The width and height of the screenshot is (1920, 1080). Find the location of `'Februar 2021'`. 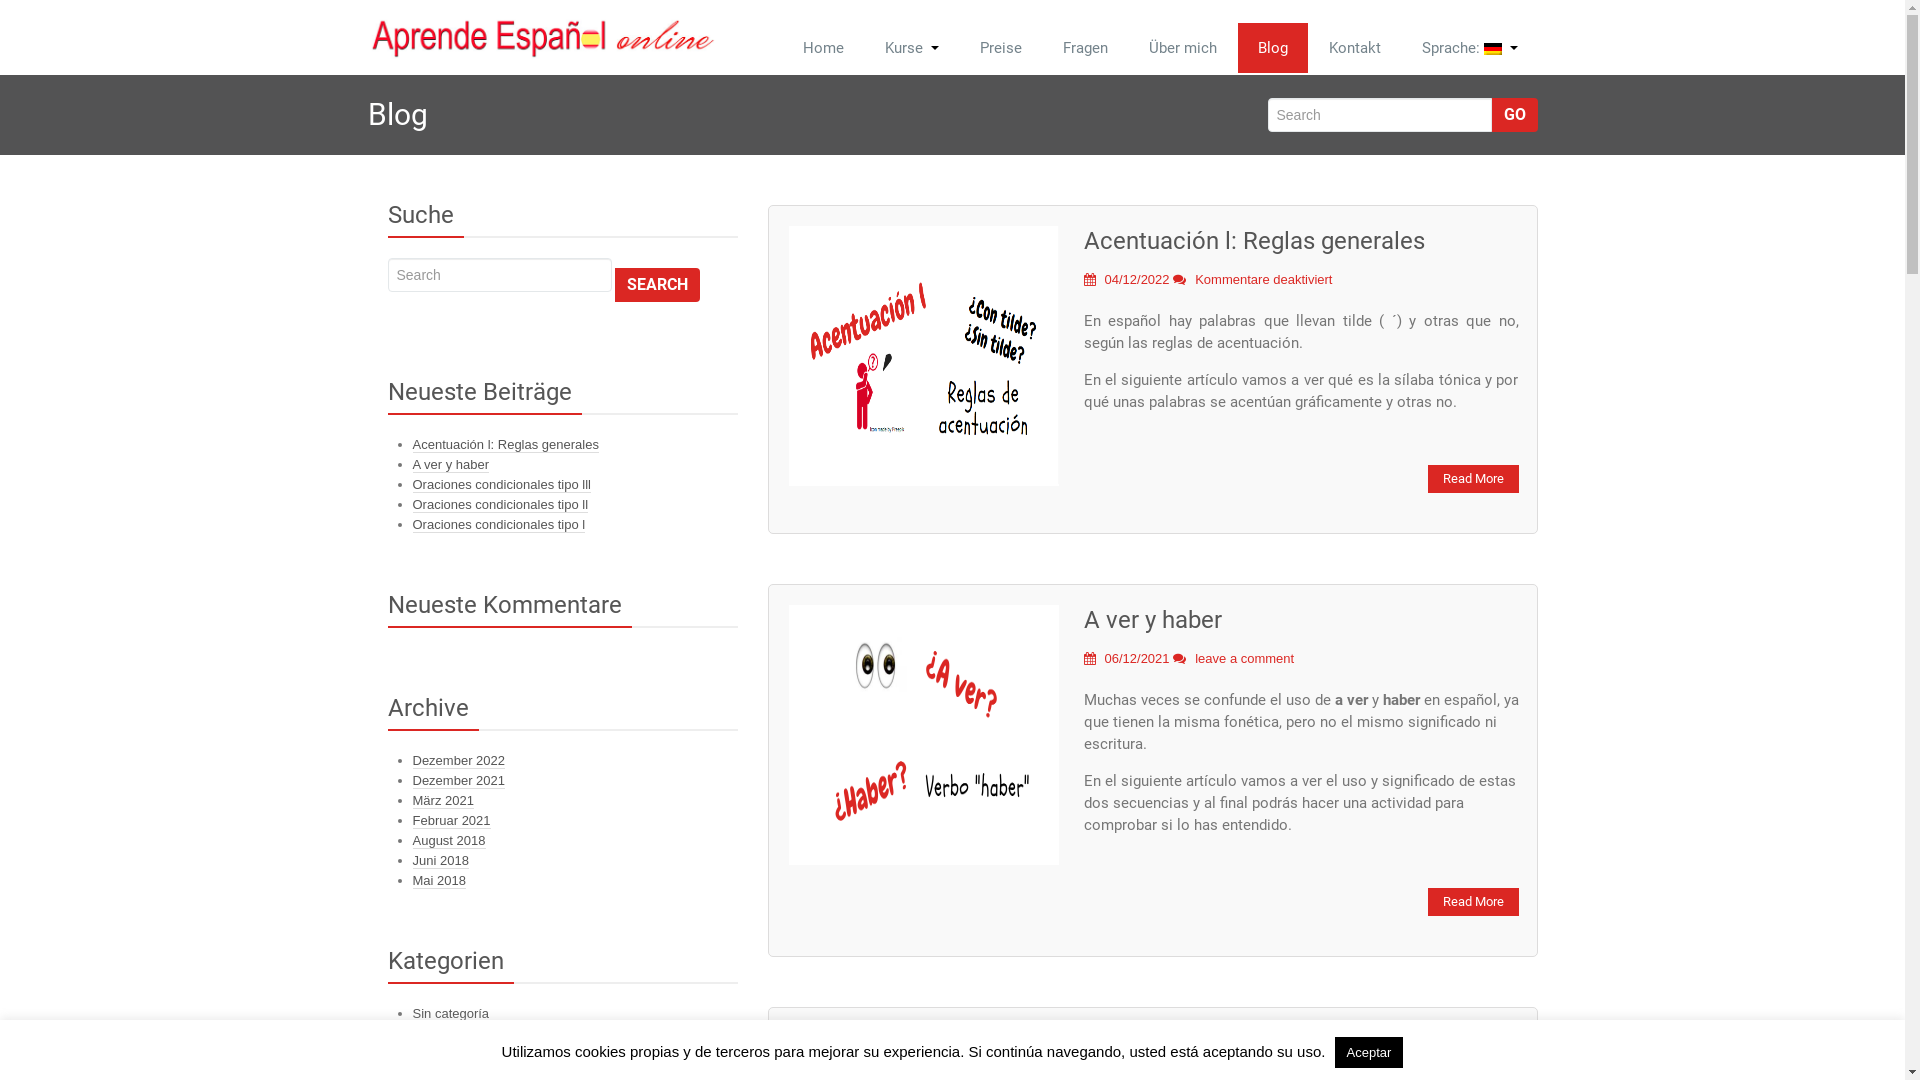

'Februar 2021' is located at coordinates (450, 821).